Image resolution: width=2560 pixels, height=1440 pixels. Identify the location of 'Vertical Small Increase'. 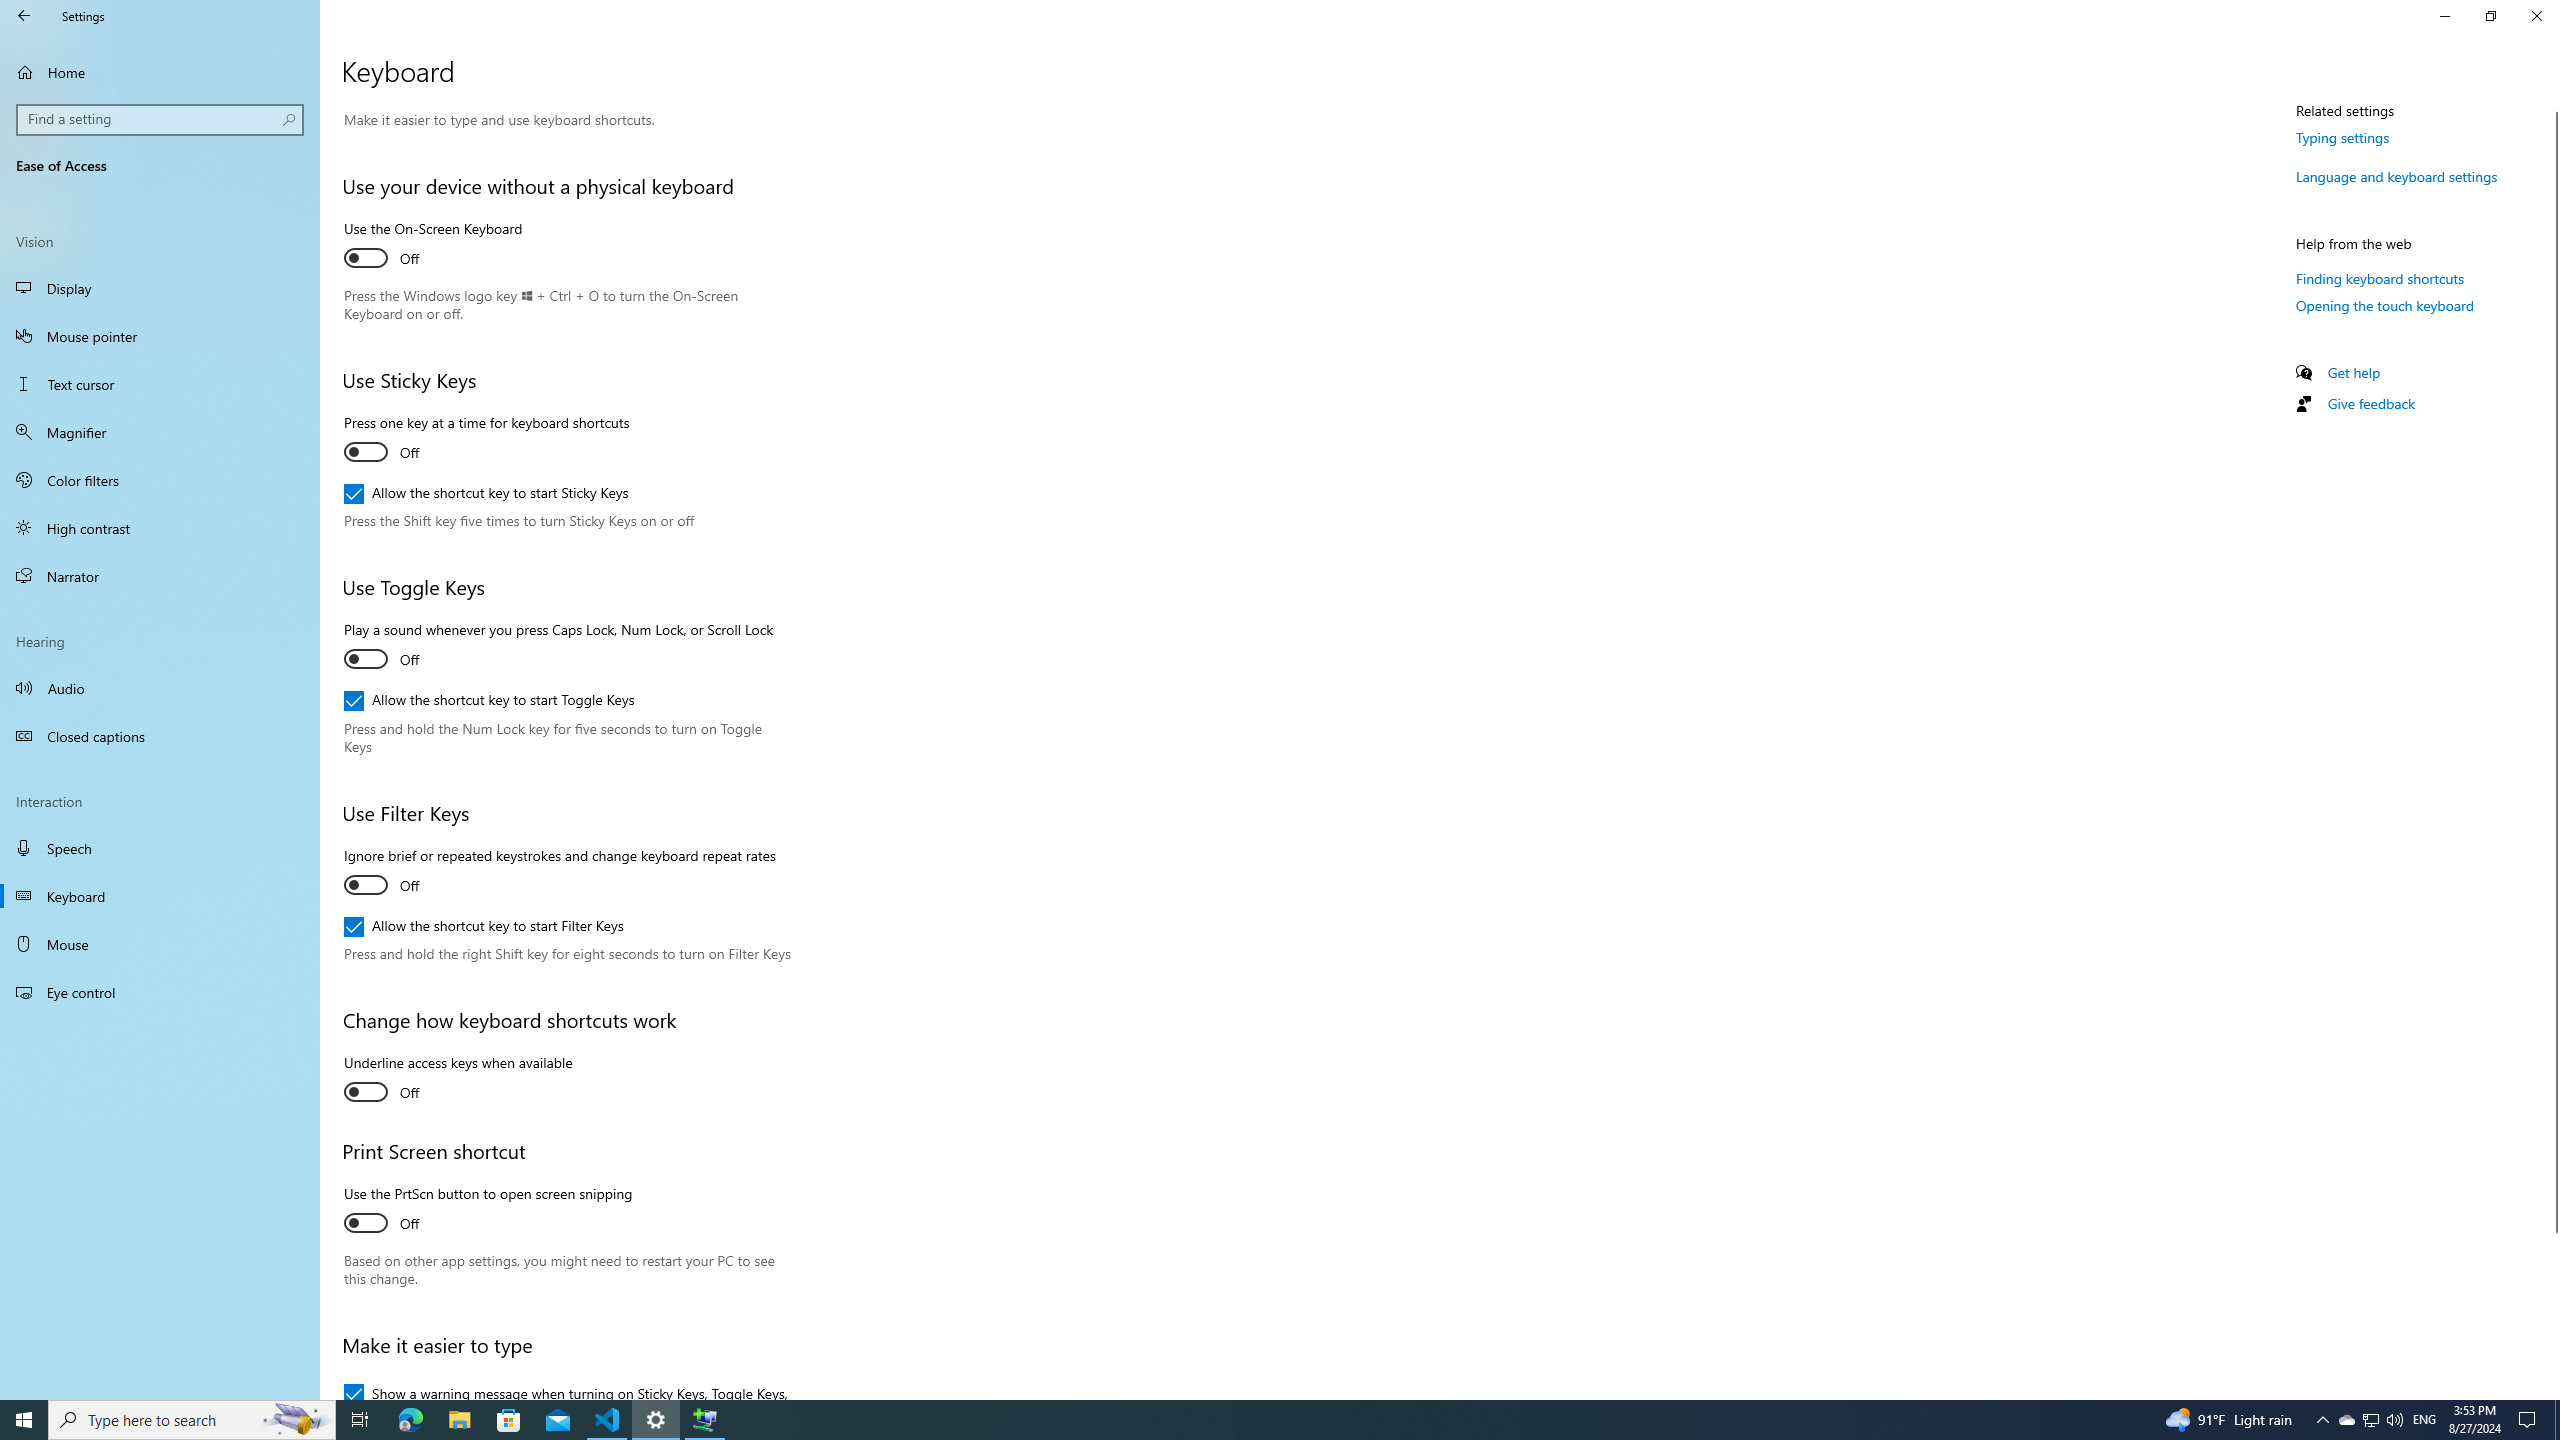
(2551, 1390).